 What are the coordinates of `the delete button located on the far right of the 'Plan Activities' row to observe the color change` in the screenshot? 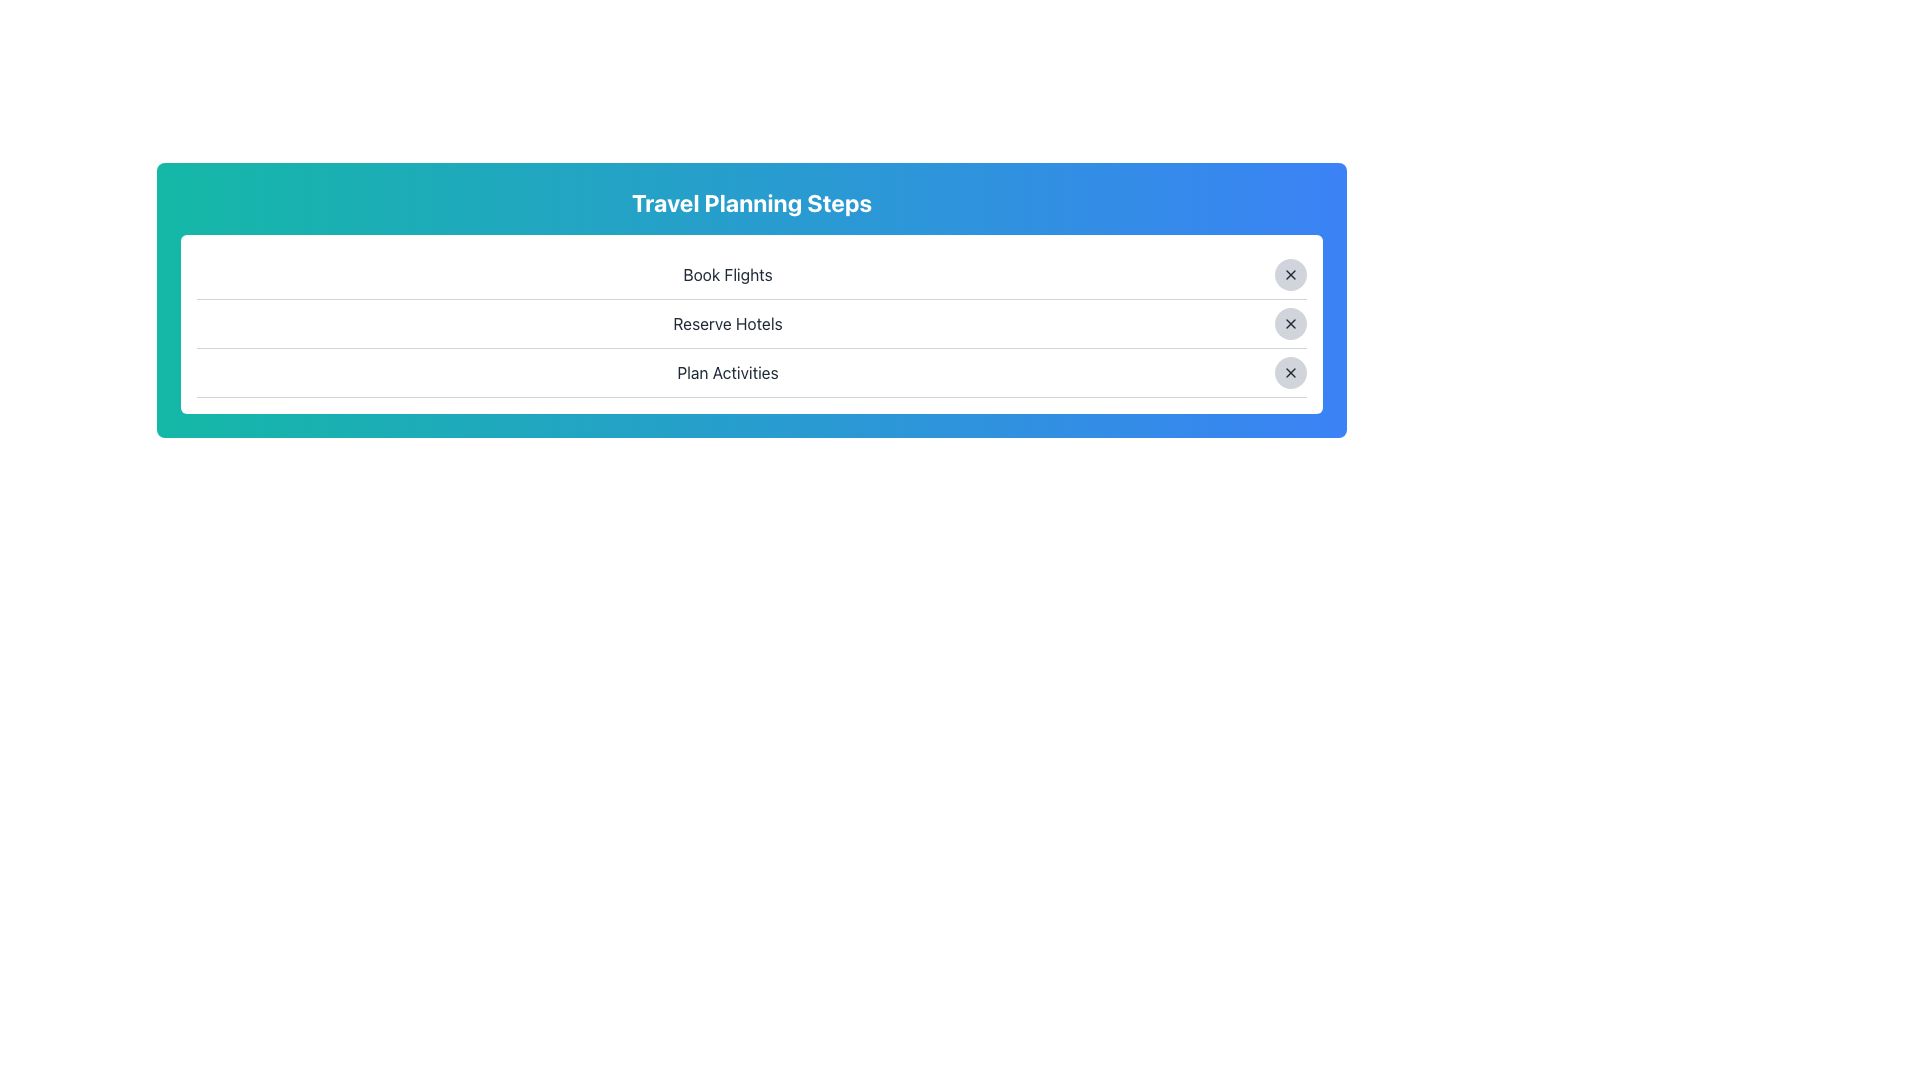 It's located at (1291, 373).